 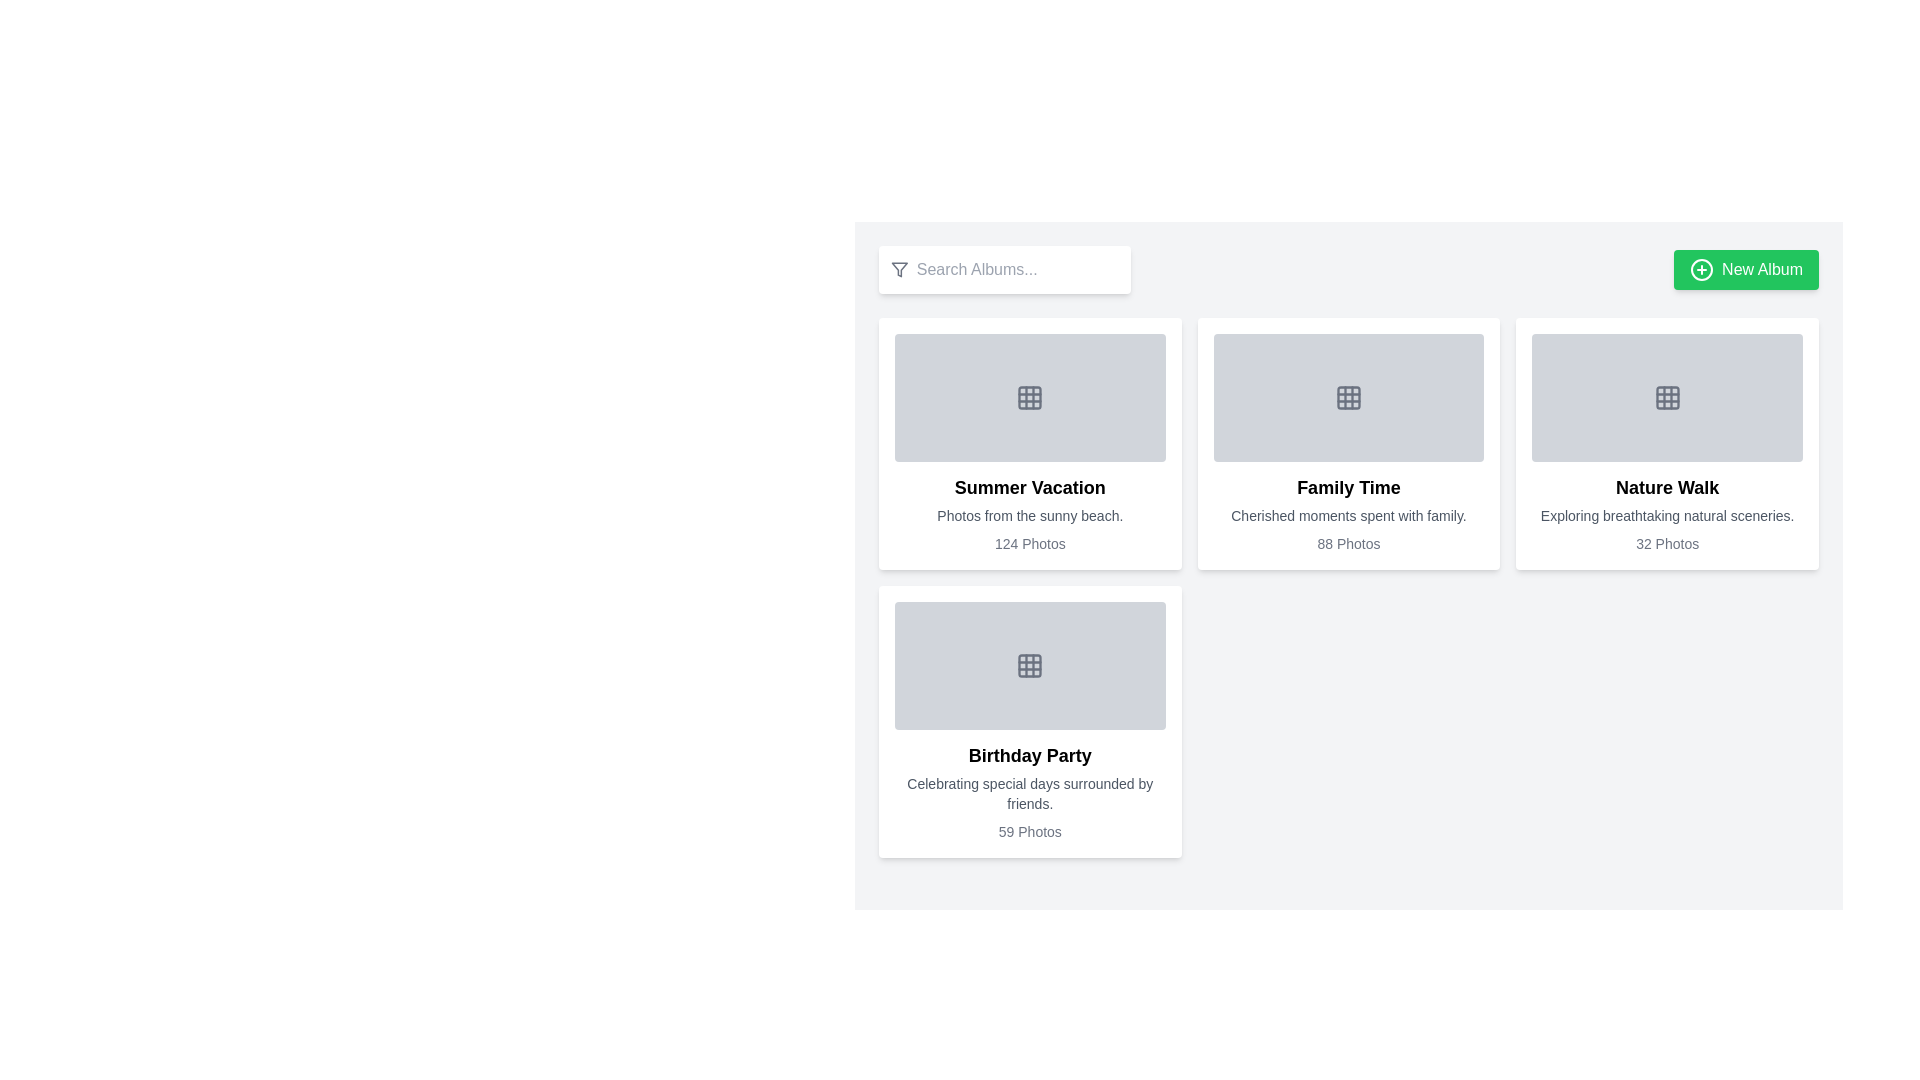 I want to click on the static text label that reads '124 Photos', which is located below the descriptive text in the 'Summer Vacation' photo album section, so click(x=1030, y=543).